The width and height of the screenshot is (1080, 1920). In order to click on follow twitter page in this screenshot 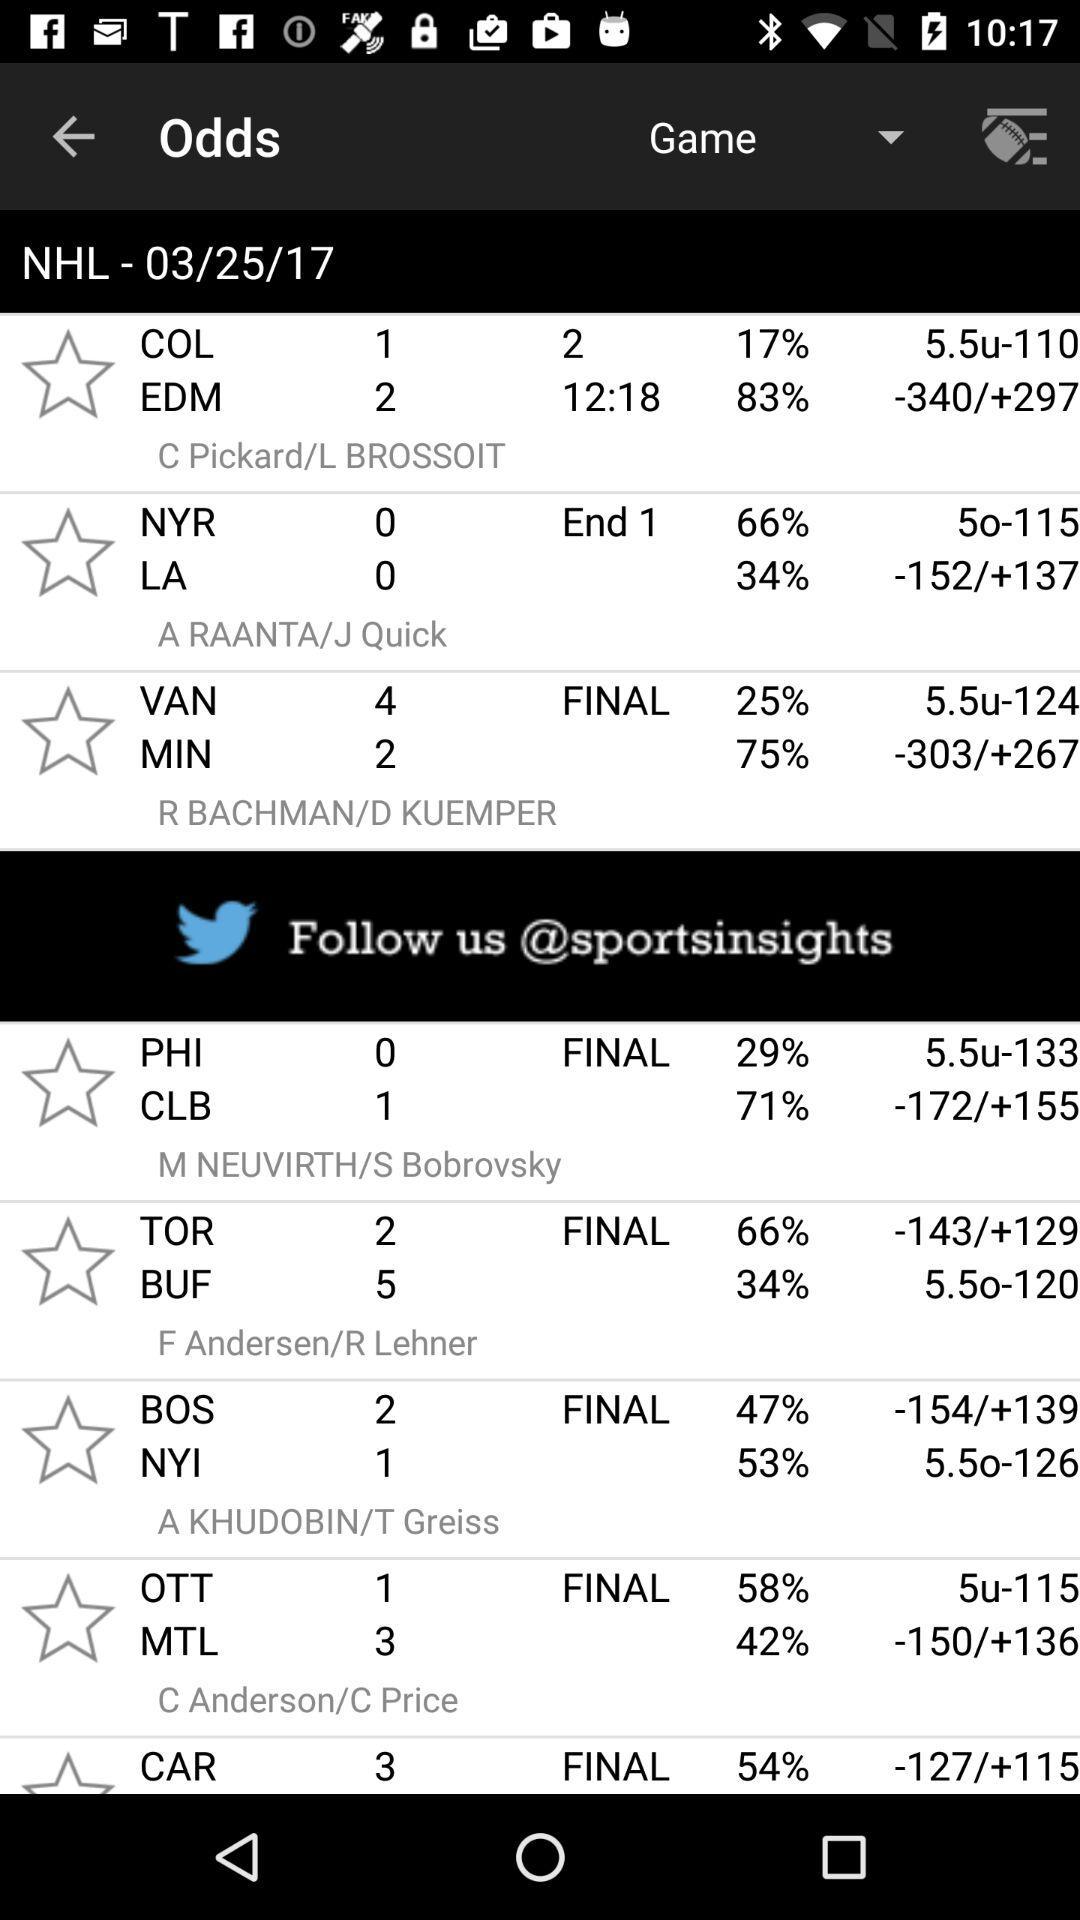, I will do `click(540, 935)`.